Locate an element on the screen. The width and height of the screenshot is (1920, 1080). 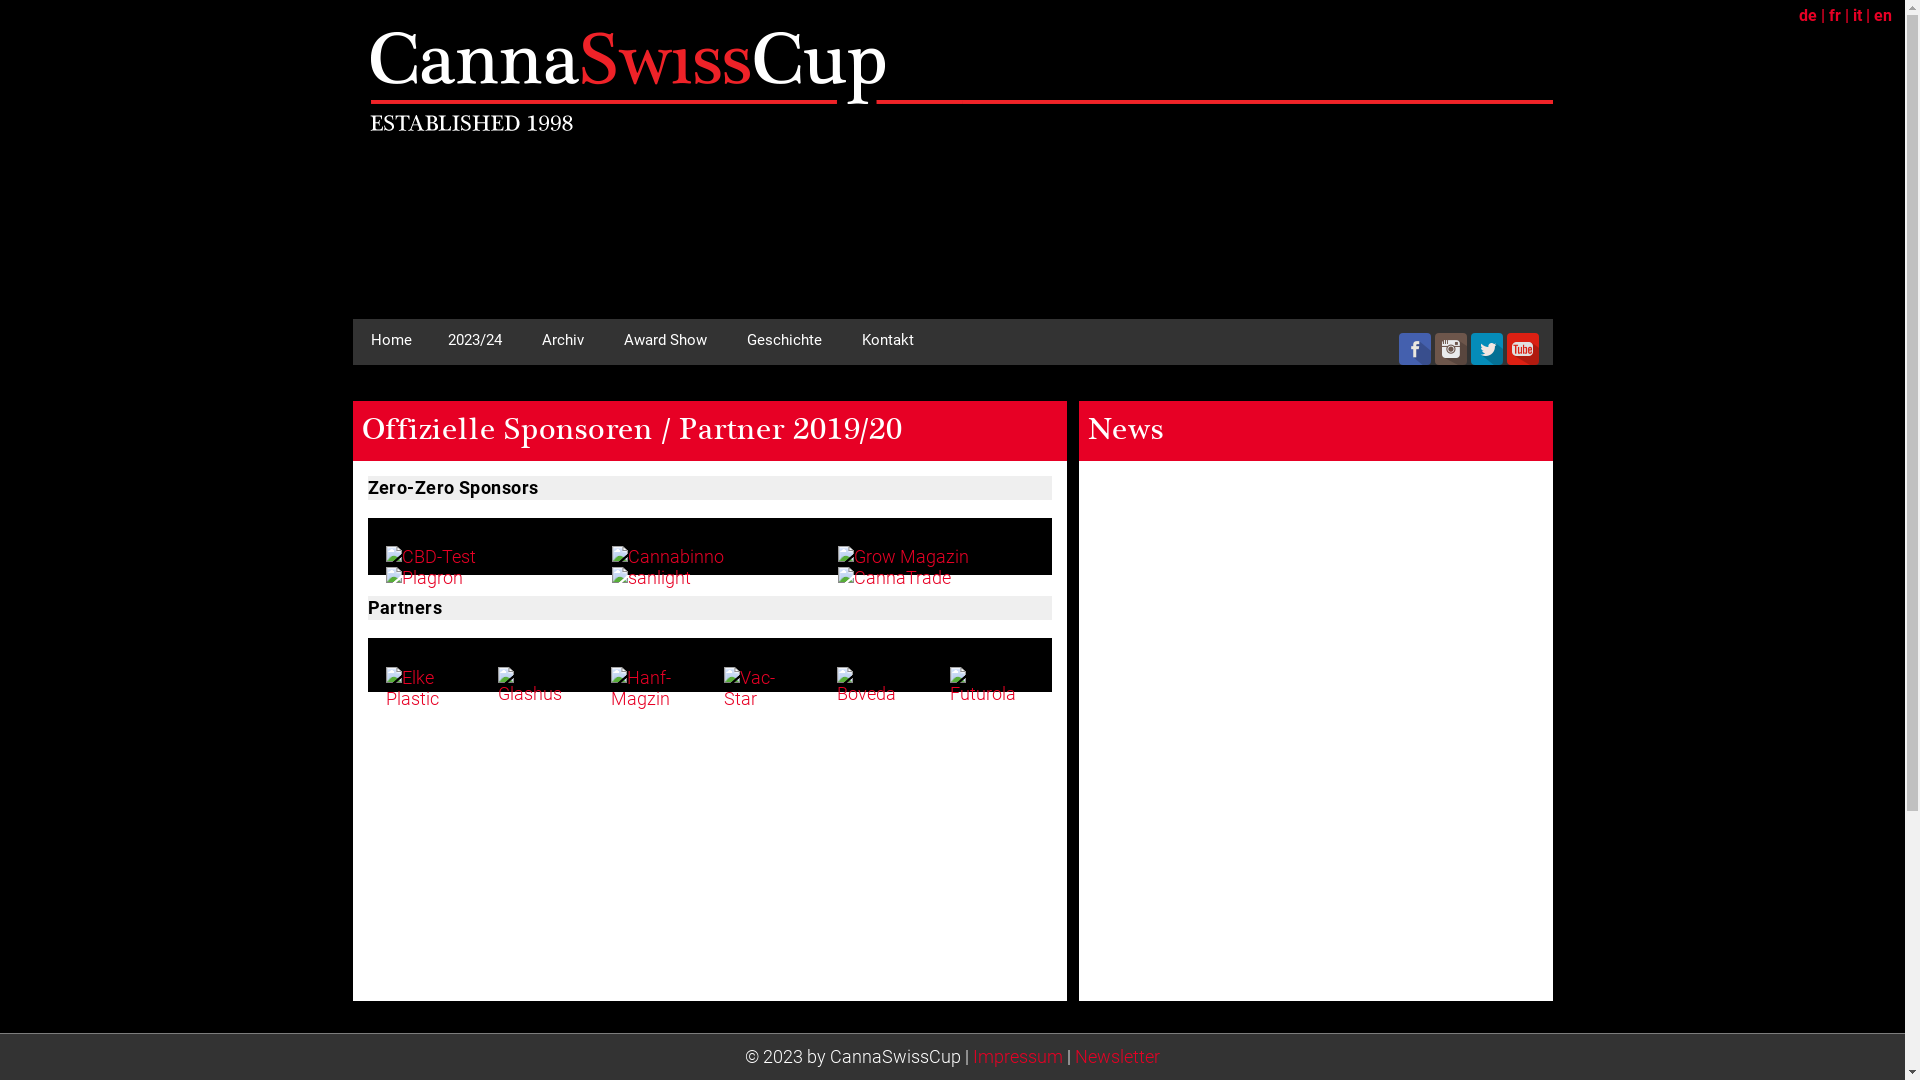
'Home' is located at coordinates (351, 338).